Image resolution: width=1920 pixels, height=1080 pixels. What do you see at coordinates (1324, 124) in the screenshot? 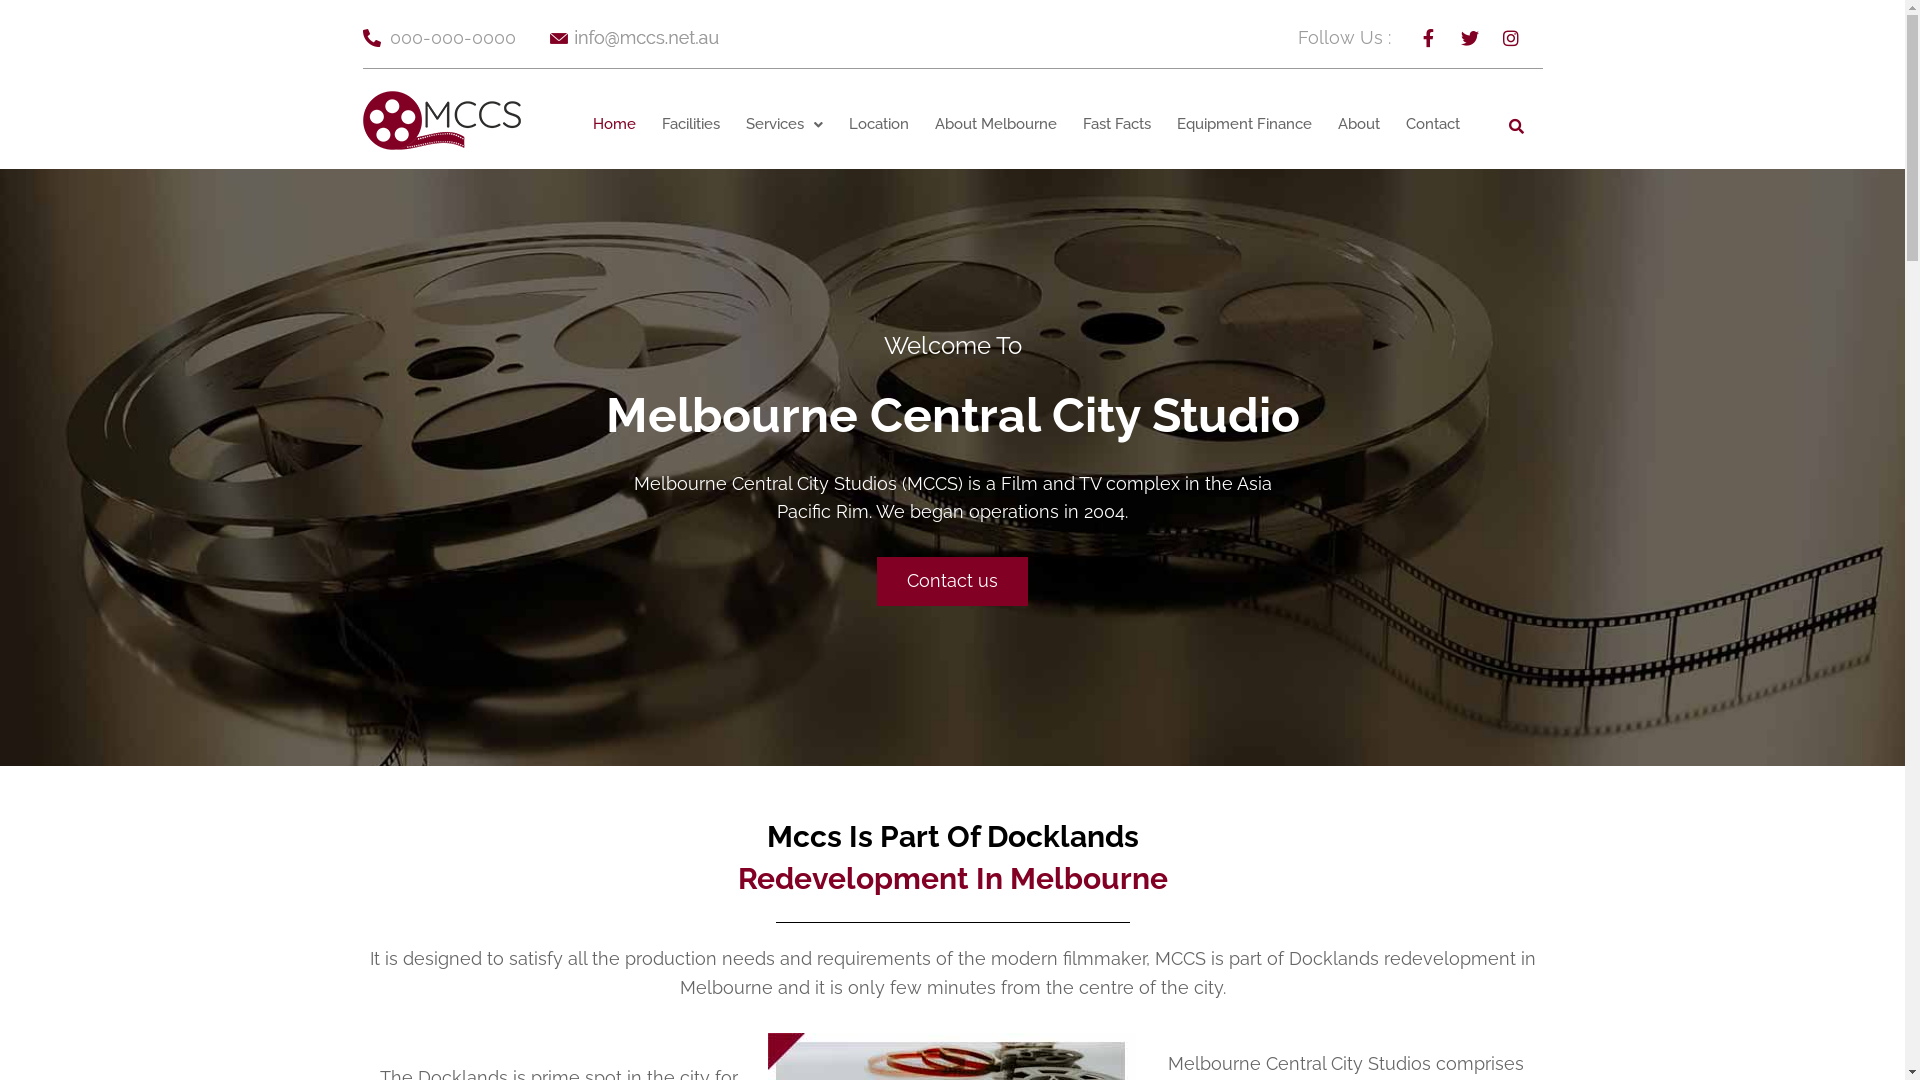
I see `'About'` at bounding box center [1324, 124].